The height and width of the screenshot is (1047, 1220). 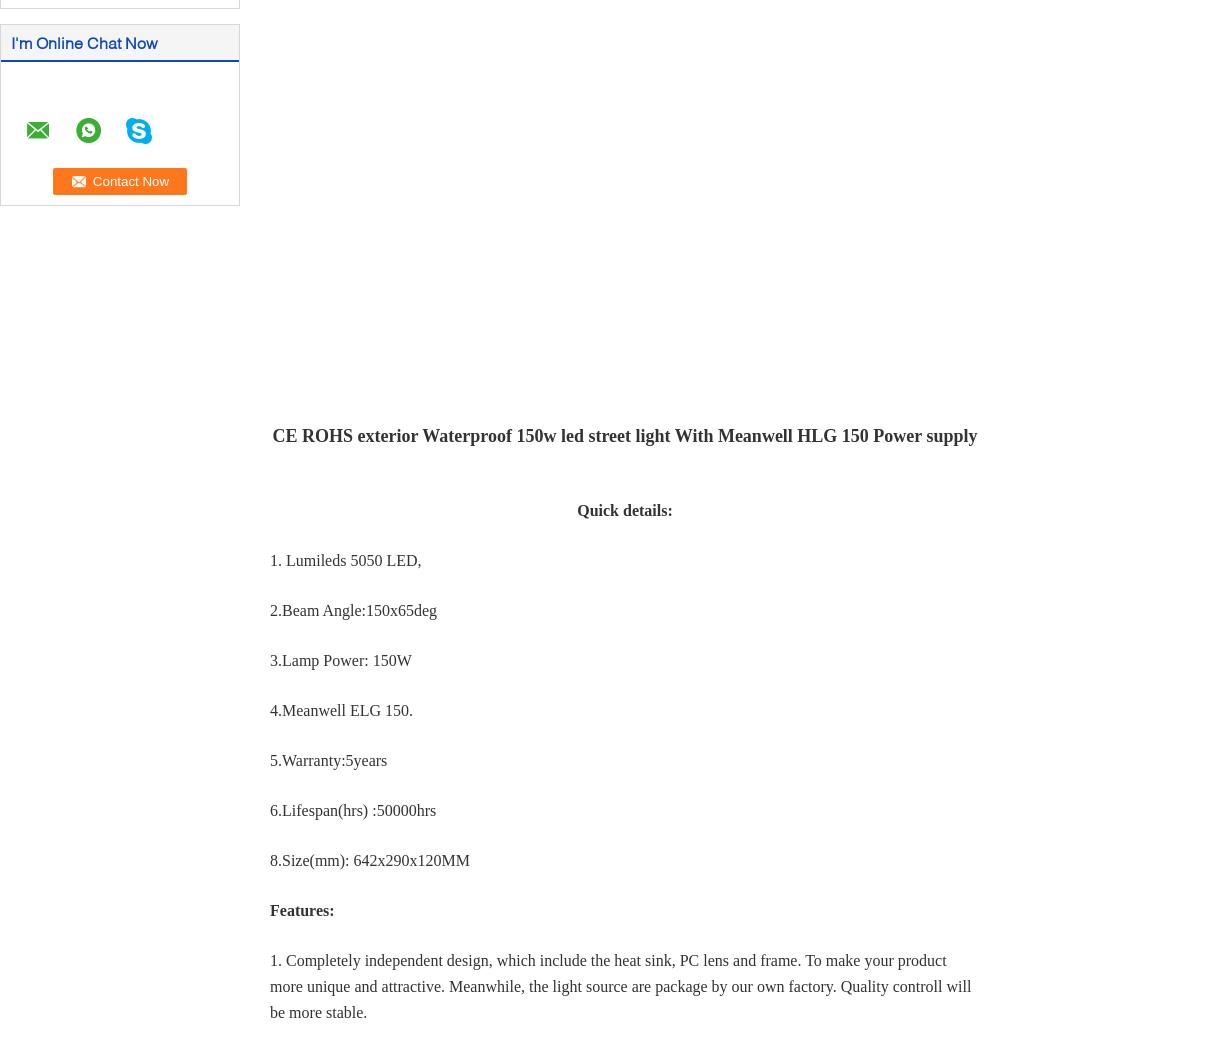 I want to click on '1. Lumileds 5050 LED,', so click(x=345, y=560).